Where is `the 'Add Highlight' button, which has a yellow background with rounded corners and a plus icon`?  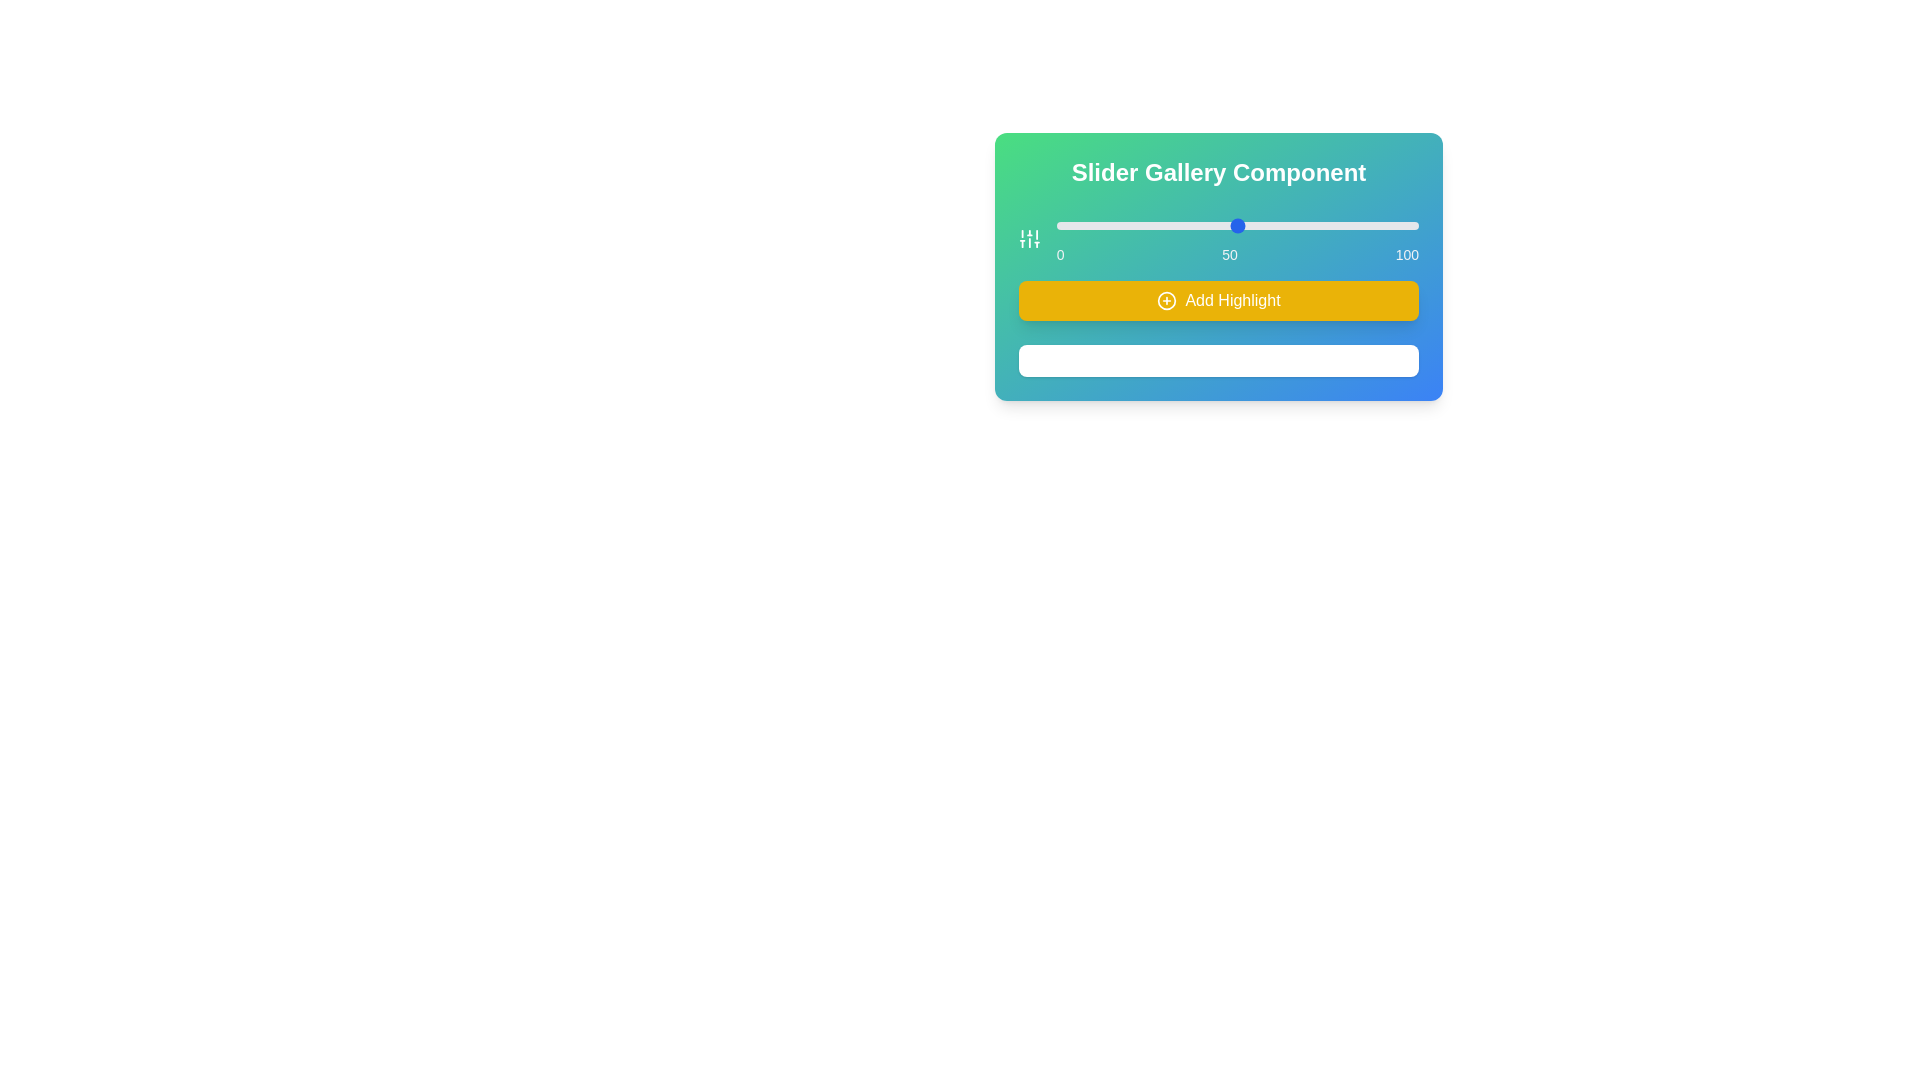
the 'Add Highlight' button, which has a yellow background with rounded corners and a plus icon is located at coordinates (1218, 300).